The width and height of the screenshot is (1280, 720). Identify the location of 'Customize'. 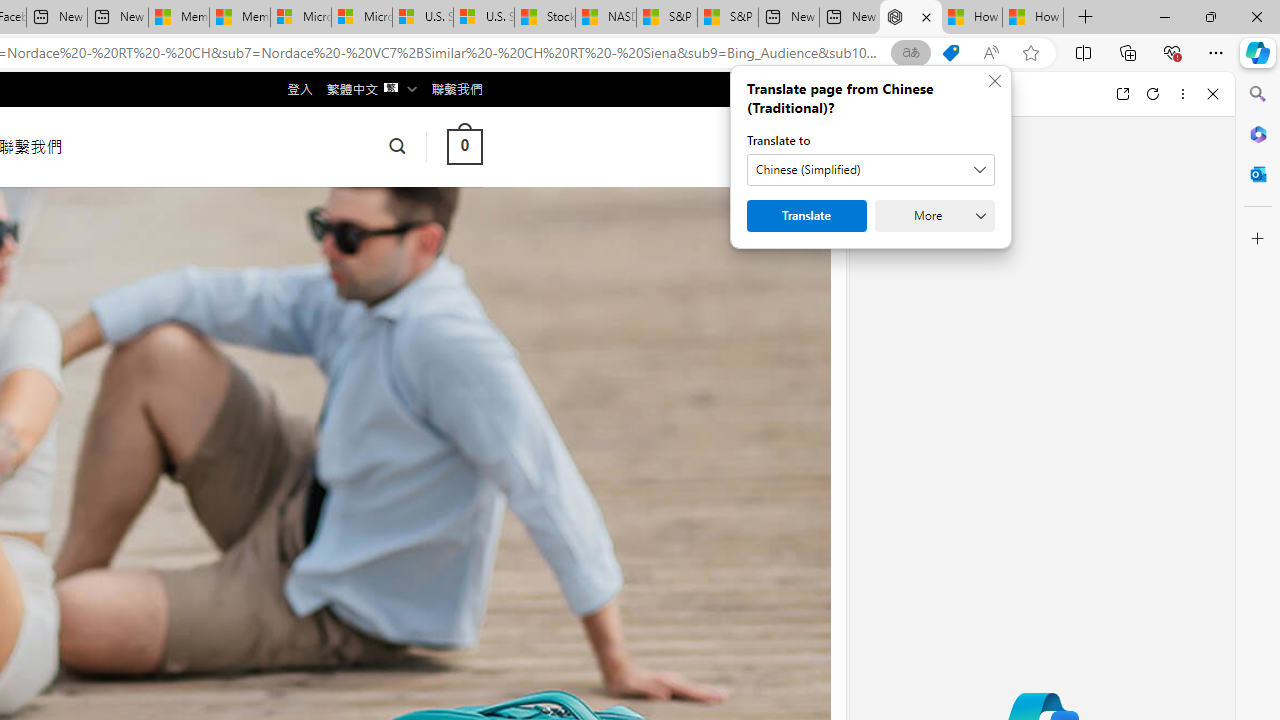
(1257, 238).